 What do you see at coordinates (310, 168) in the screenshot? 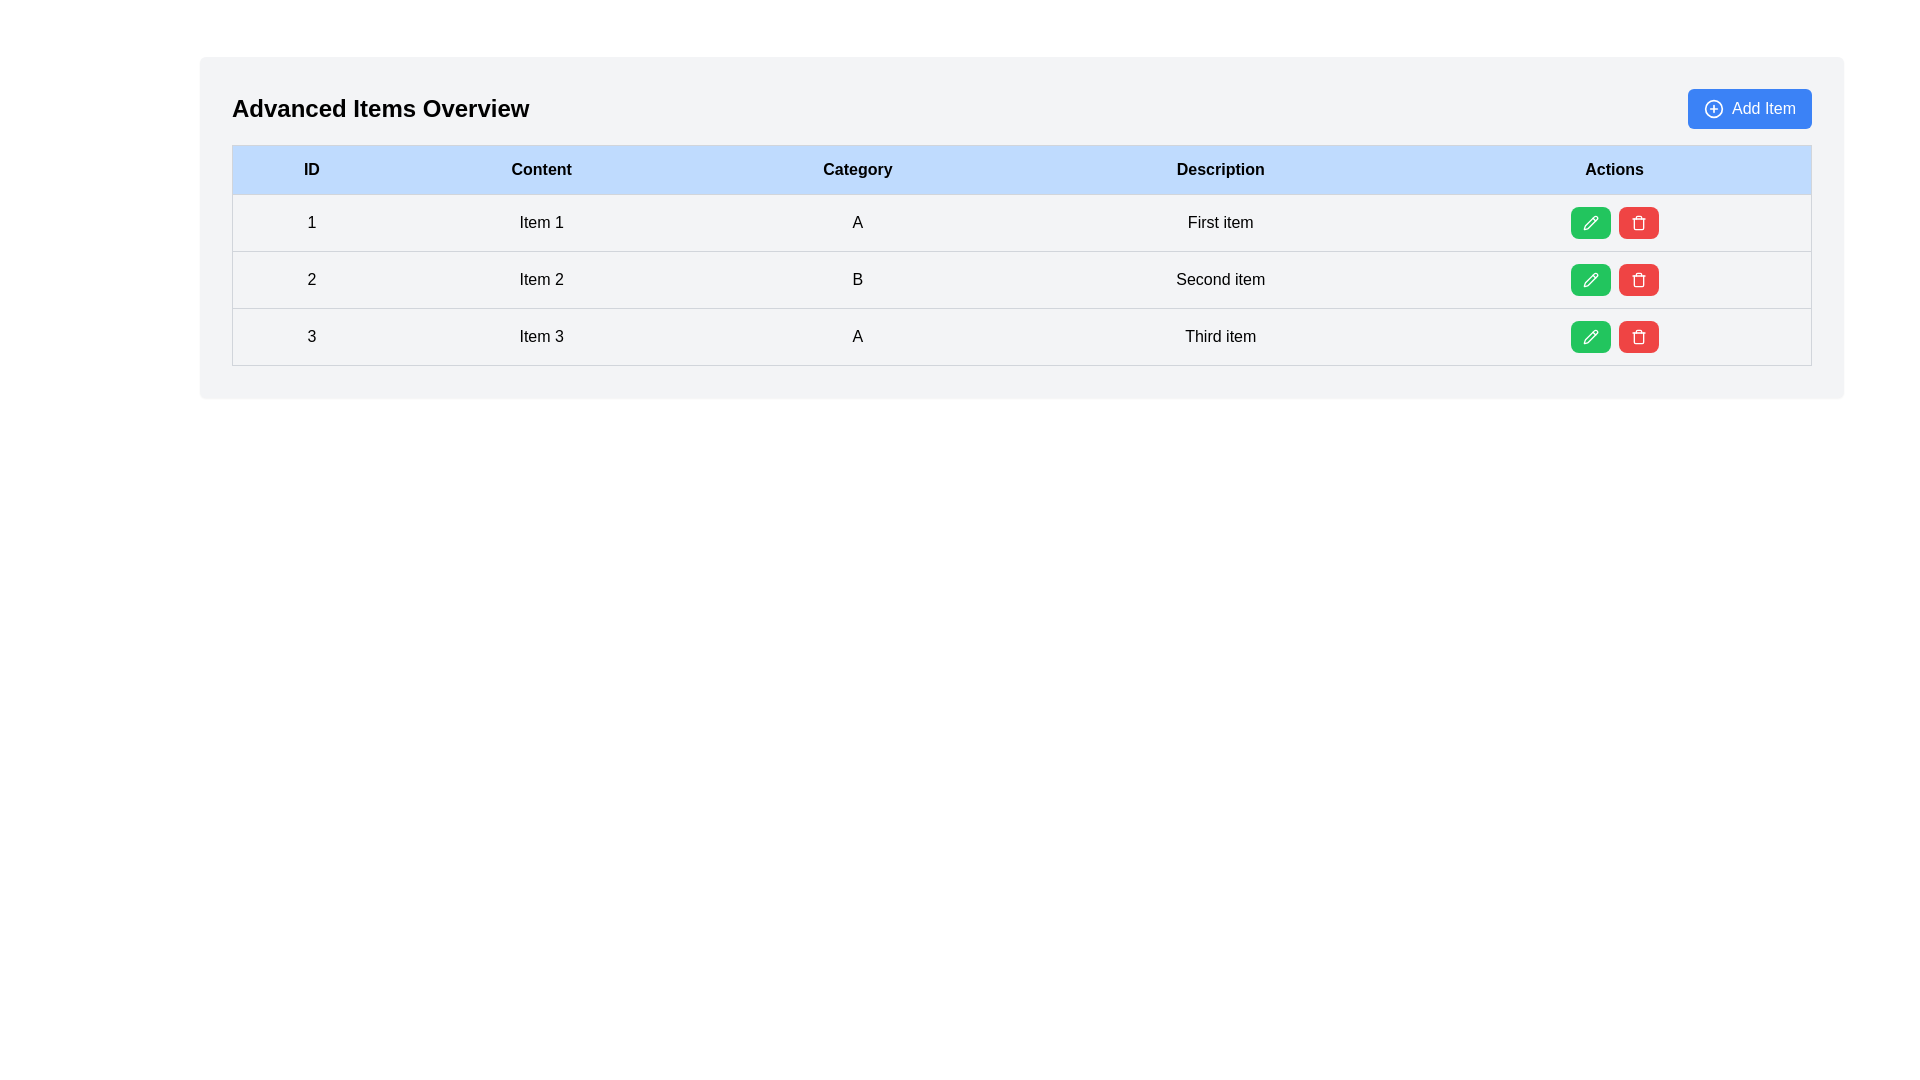
I see `the first header cell of the table that labels the column containing the IDs of items, located at the top-left of the table row` at bounding box center [310, 168].